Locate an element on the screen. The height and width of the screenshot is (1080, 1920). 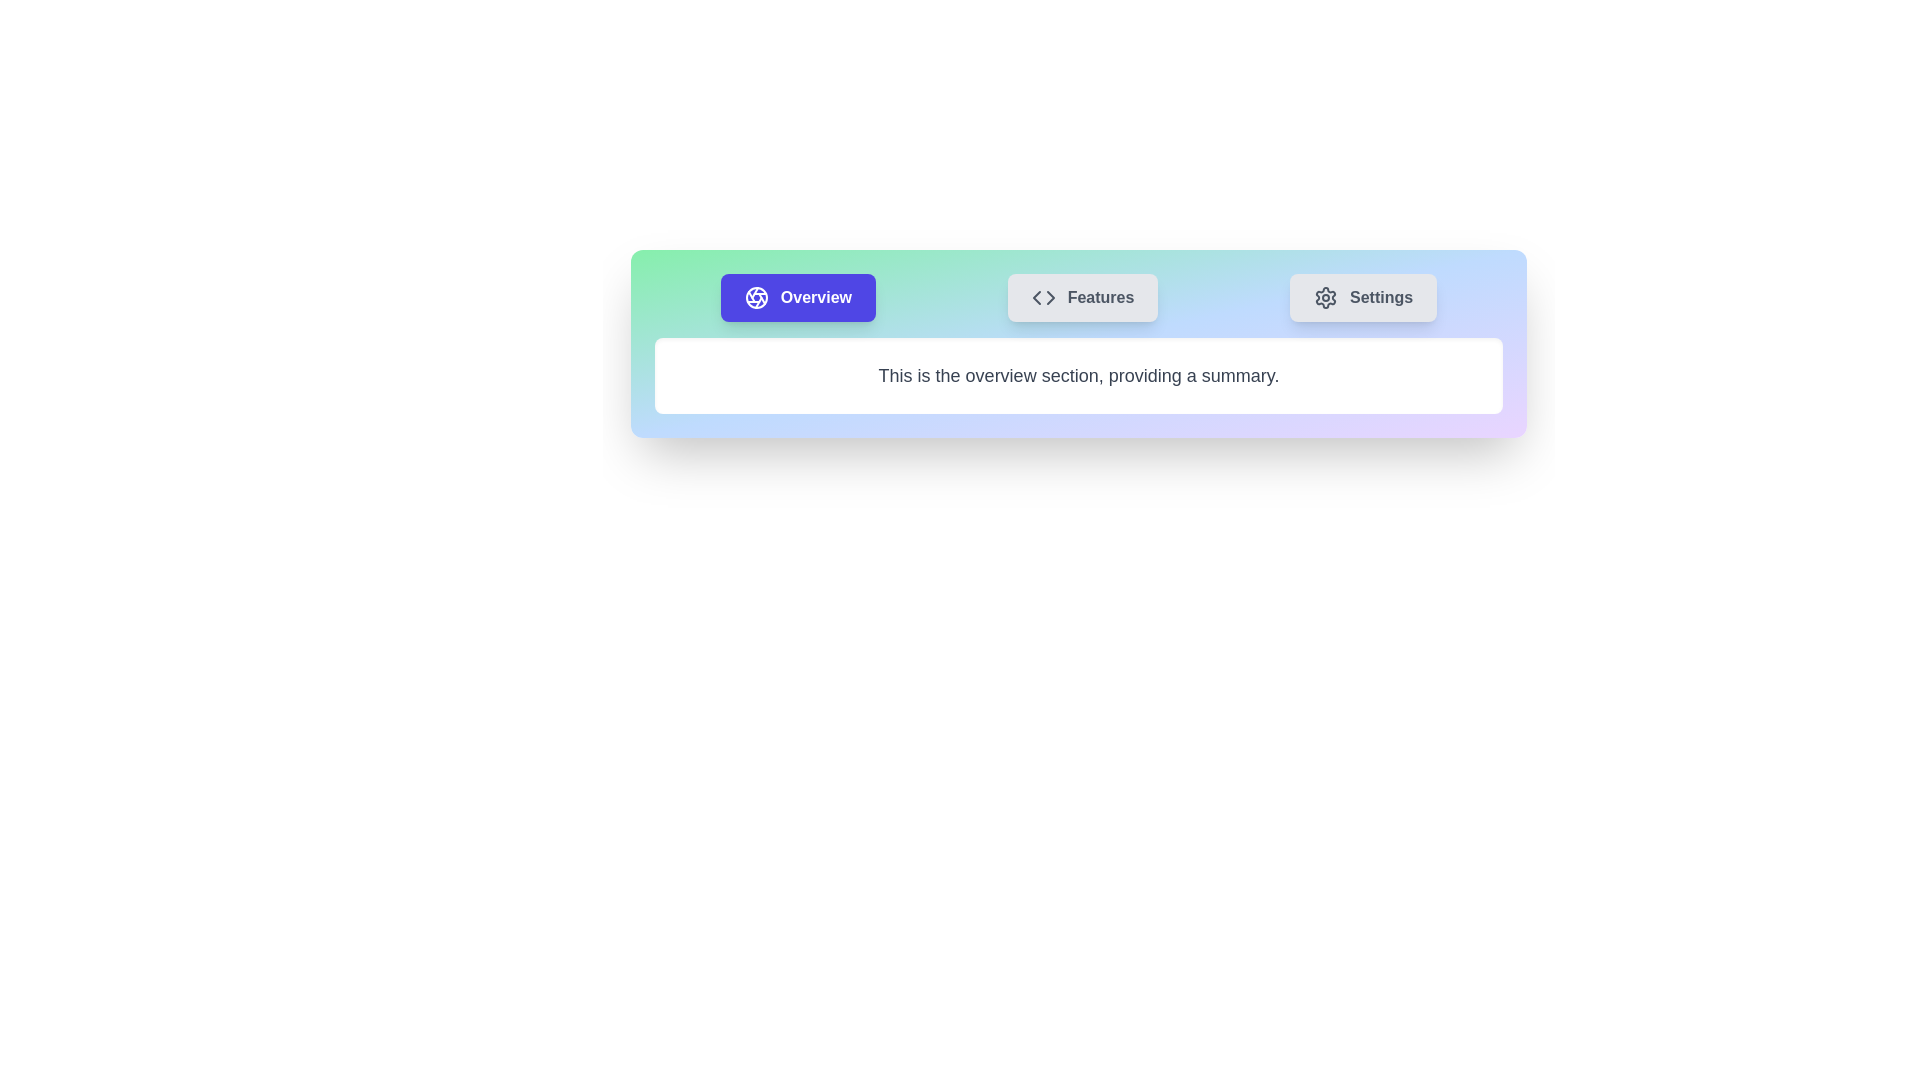
the tab titled Settings to observe its icon and title is located at coordinates (1362, 297).